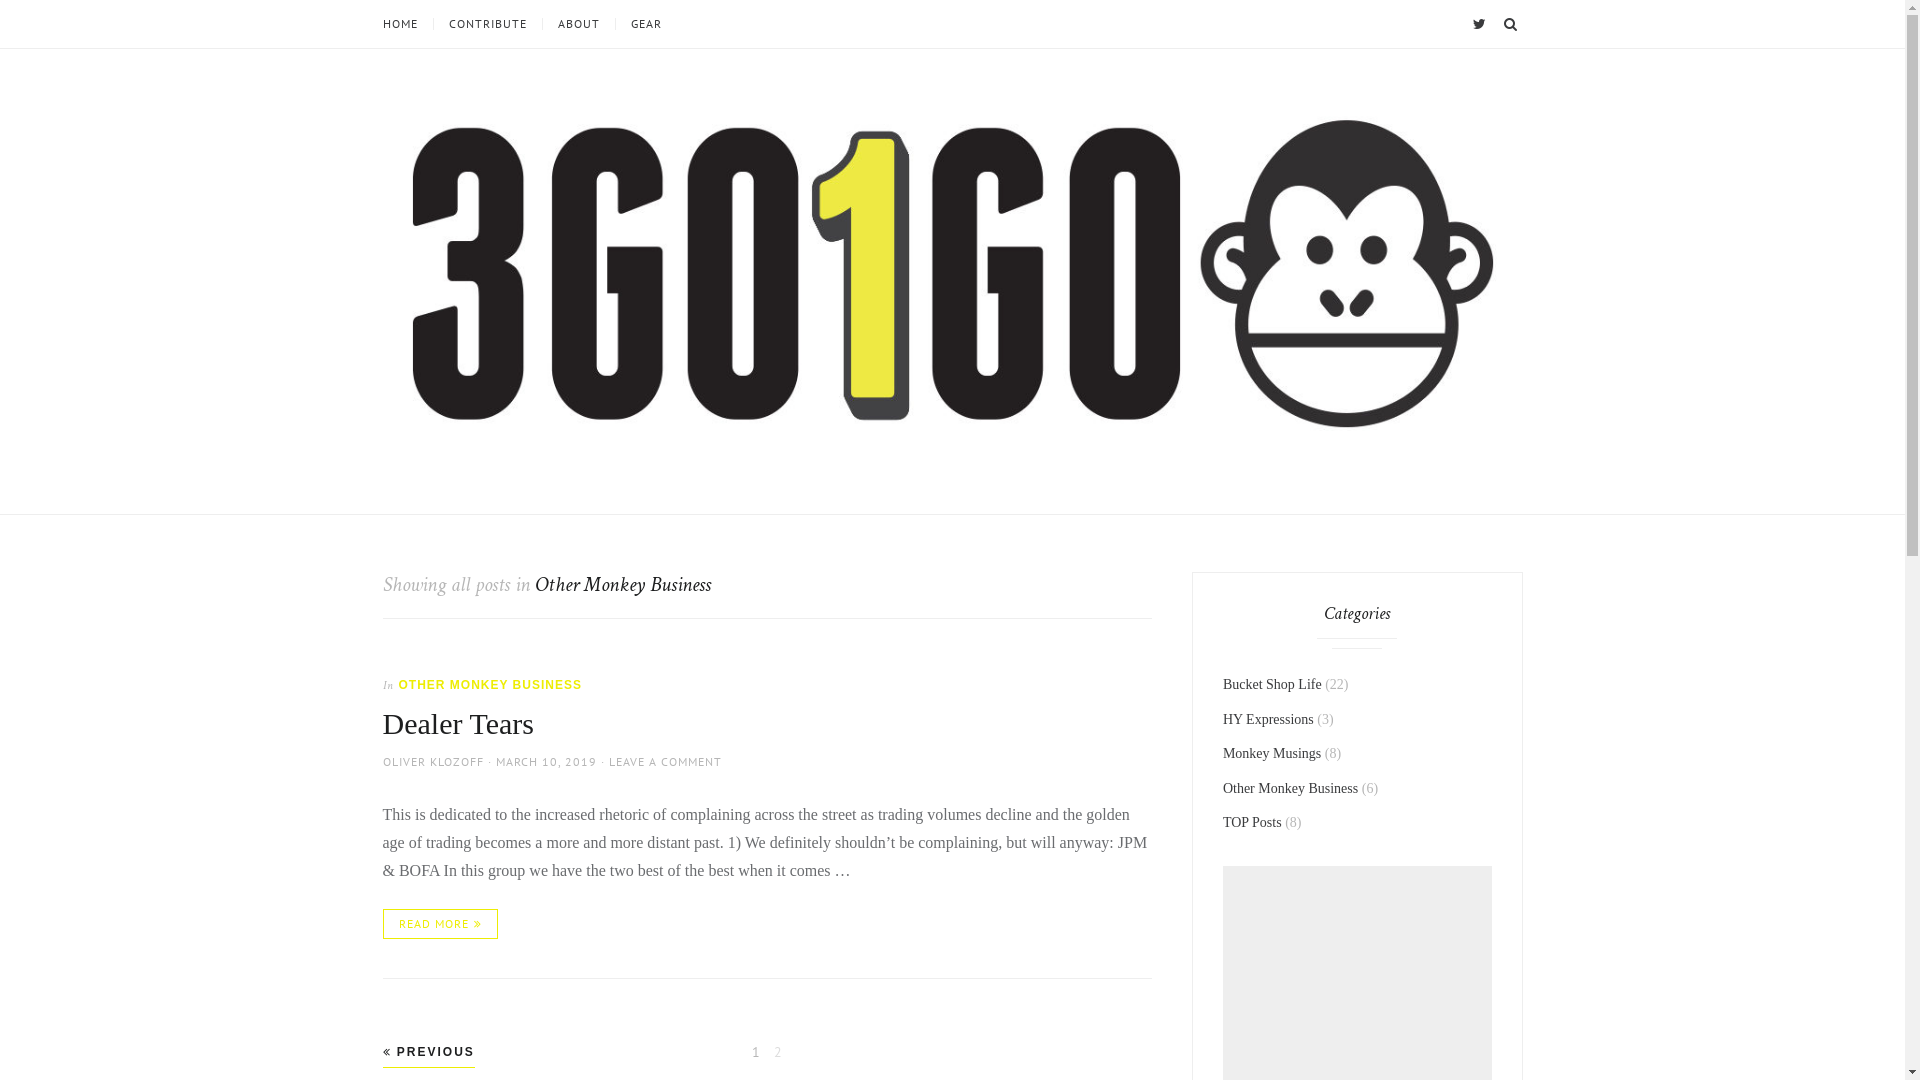 The height and width of the screenshot is (1080, 1920). What do you see at coordinates (486, 23) in the screenshot?
I see `'CONTRIBUTE'` at bounding box center [486, 23].